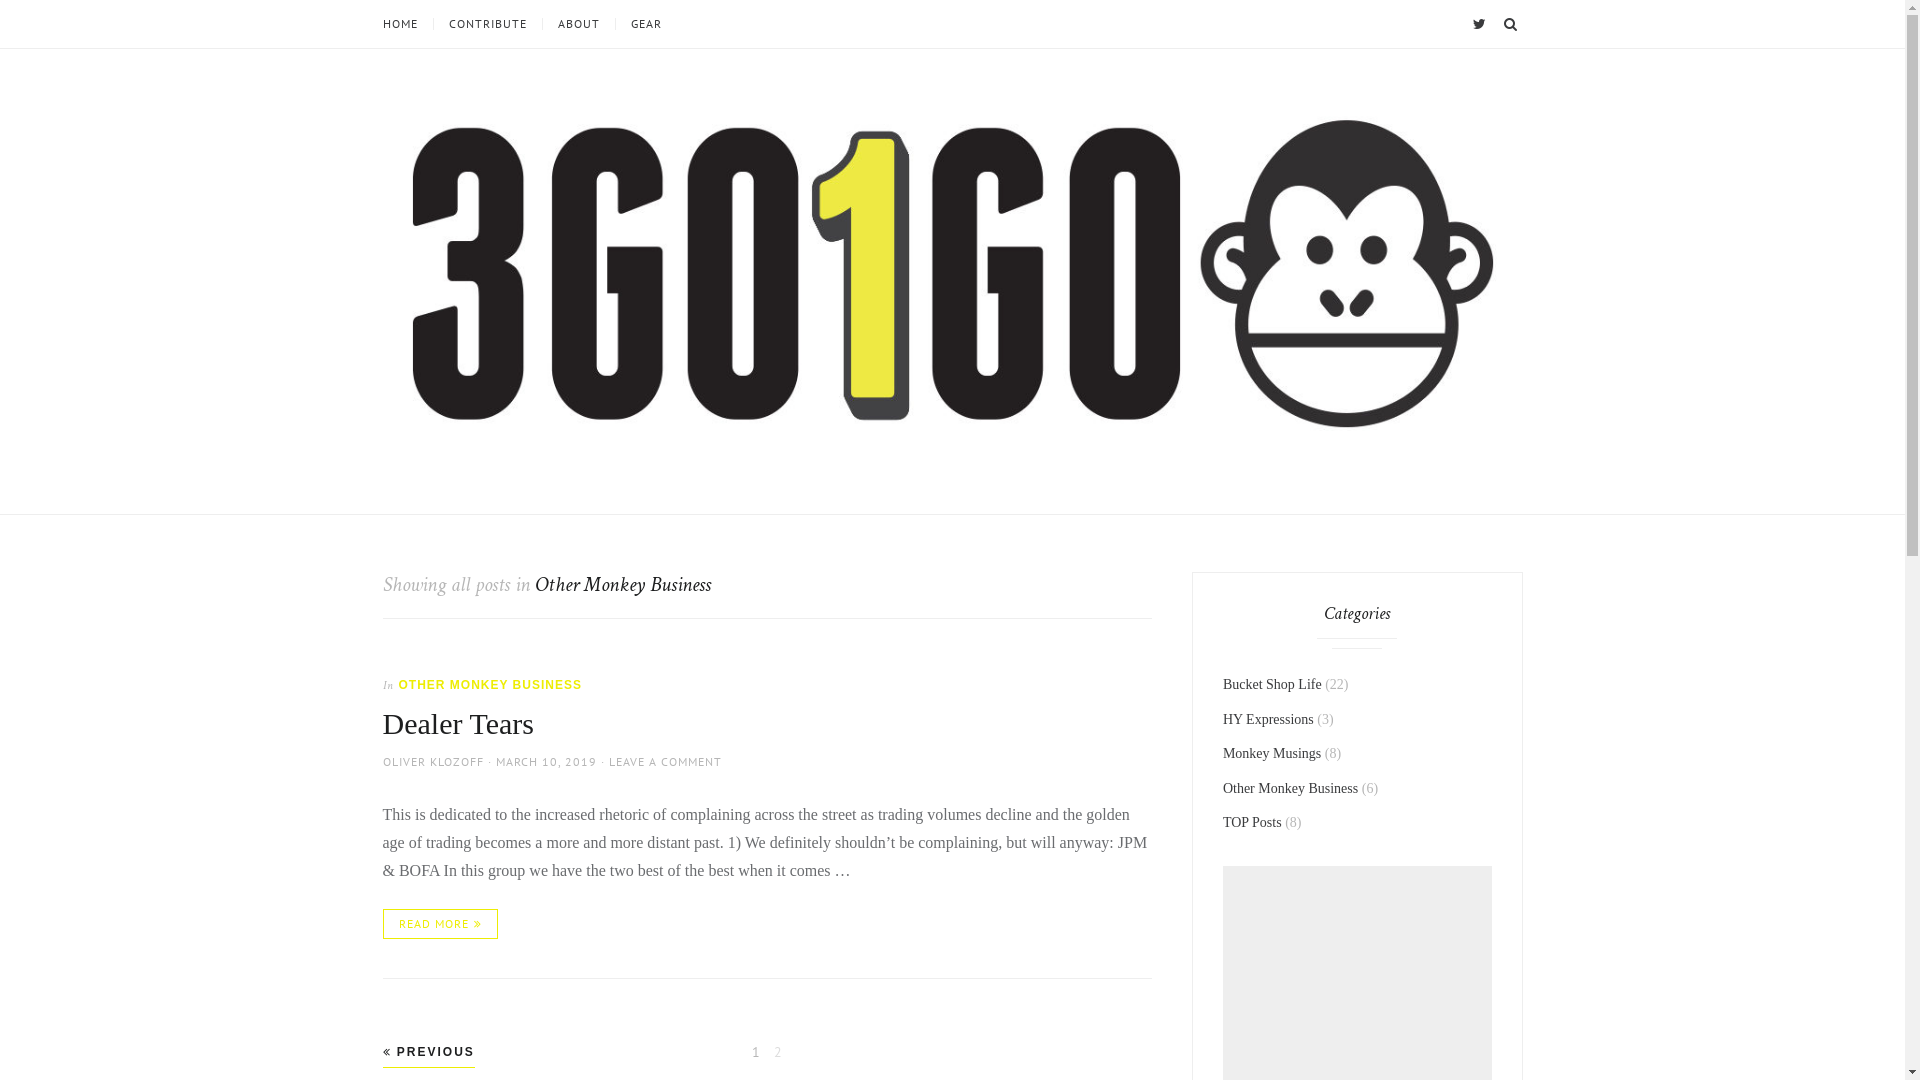 The height and width of the screenshot is (1080, 1920). What do you see at coordinates (486, 23) in the screenshot?
I see `'CONTRIBUTE'` at bounding box center [486, 23].